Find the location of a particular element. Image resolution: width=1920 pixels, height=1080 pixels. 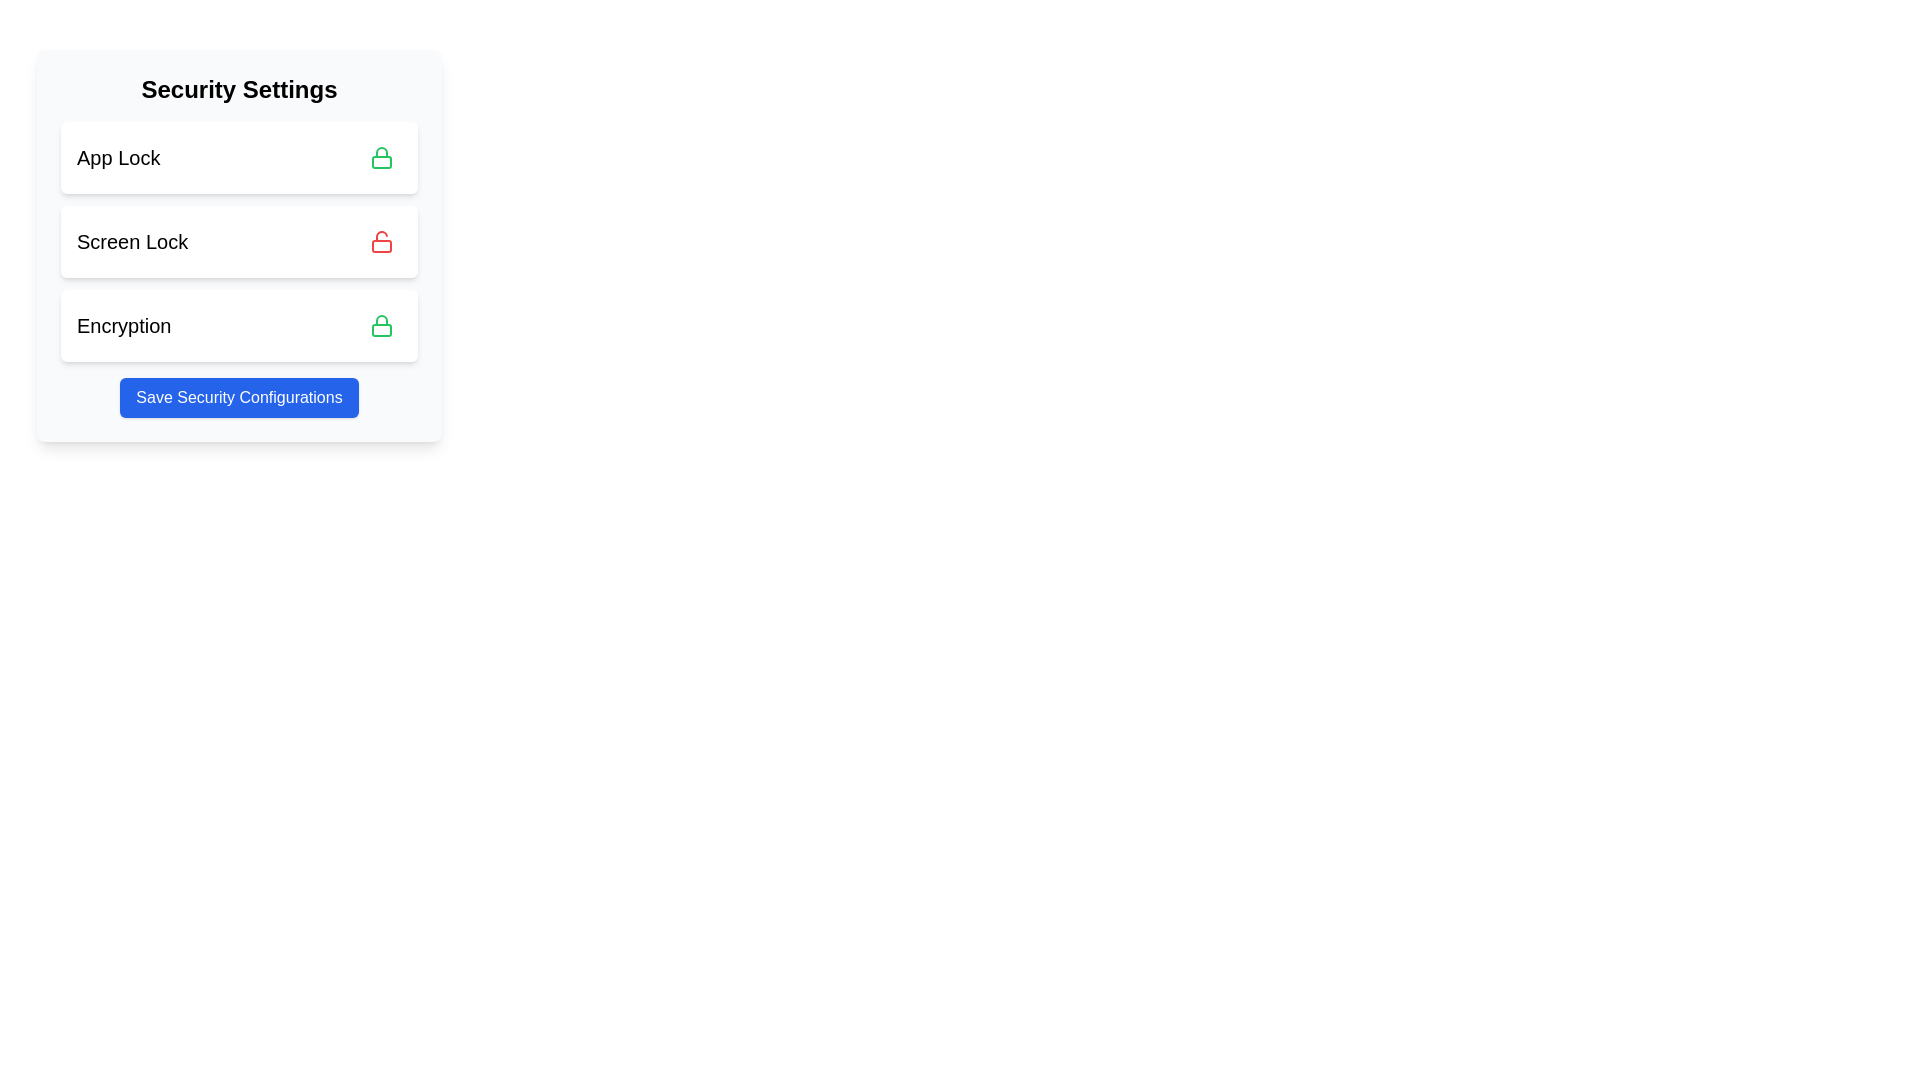

the lock button for 'App Lock' to observe any tooltip or visual feedback is located at coordinates (382, 157).